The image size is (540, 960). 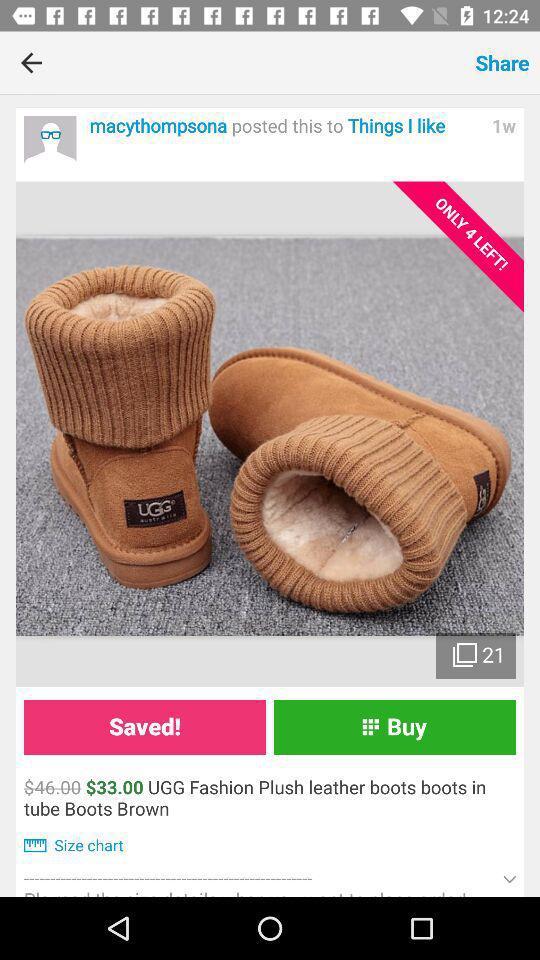 What do you see at coordinates (270, 434) in the screenshot?
I see `item above saved! icon` at bounding box center [270, 434].